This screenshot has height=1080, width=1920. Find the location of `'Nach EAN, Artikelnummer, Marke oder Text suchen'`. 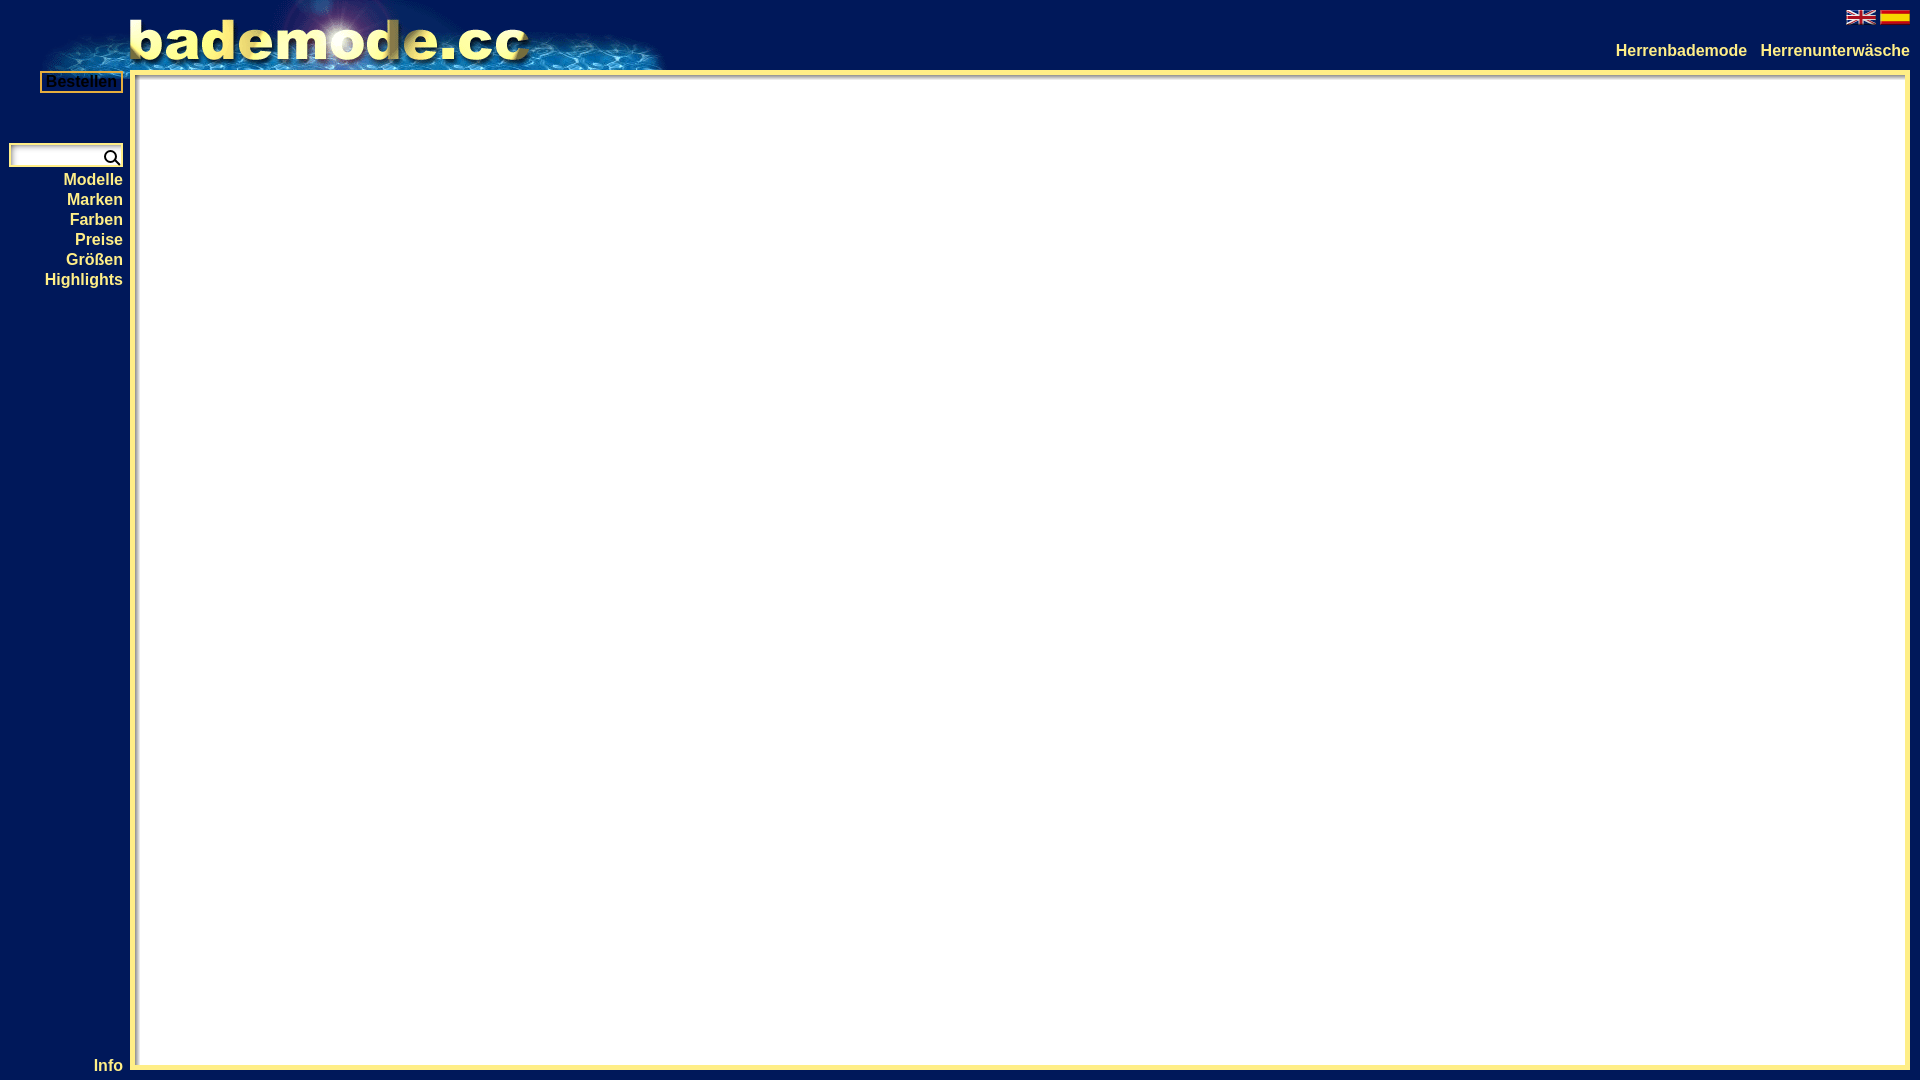

'Nach EAN, Artikelnummer, Marke oder Text suchen' is located at coordinates (109, 155).